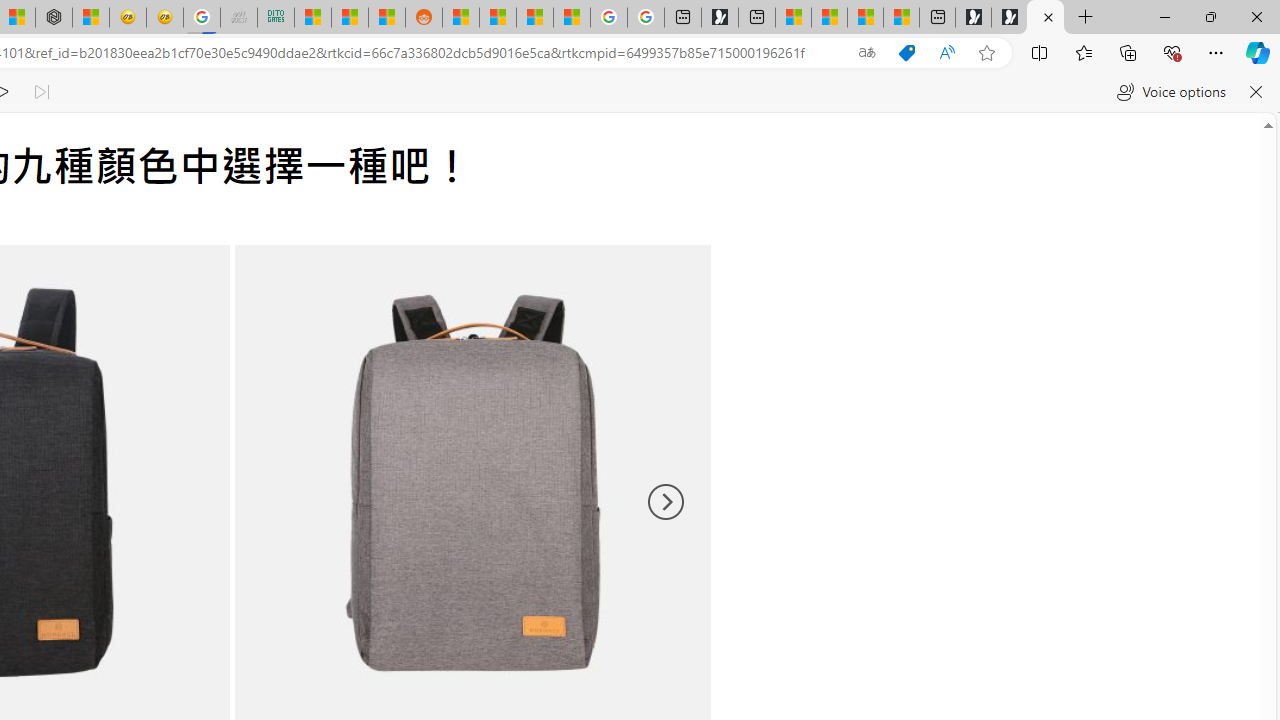 The height and width of the screenshot is (720, 1280). I want to click on 'R******* | Trusted Community Engagement and Contributions', so click(459, 17).